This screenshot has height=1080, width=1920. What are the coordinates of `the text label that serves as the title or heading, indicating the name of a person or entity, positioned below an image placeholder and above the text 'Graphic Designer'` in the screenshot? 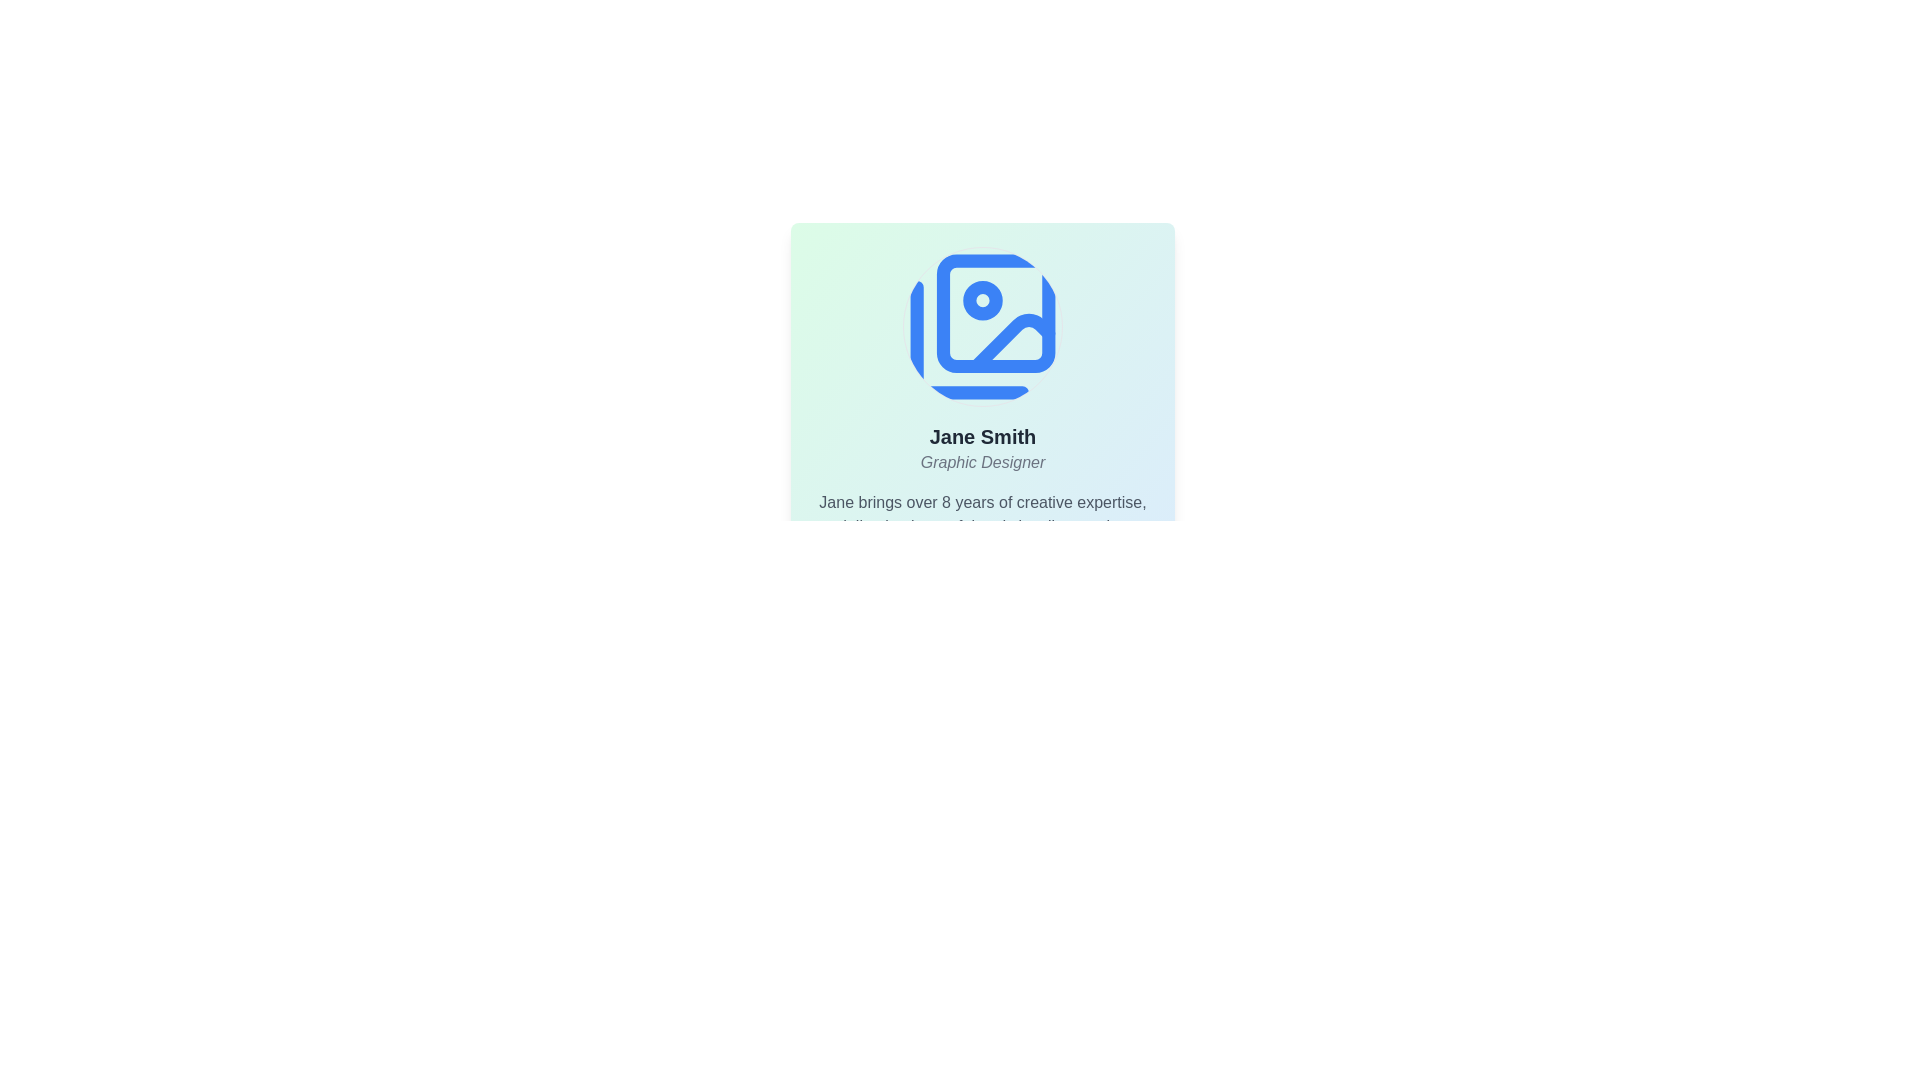 It's located at (983, 435).